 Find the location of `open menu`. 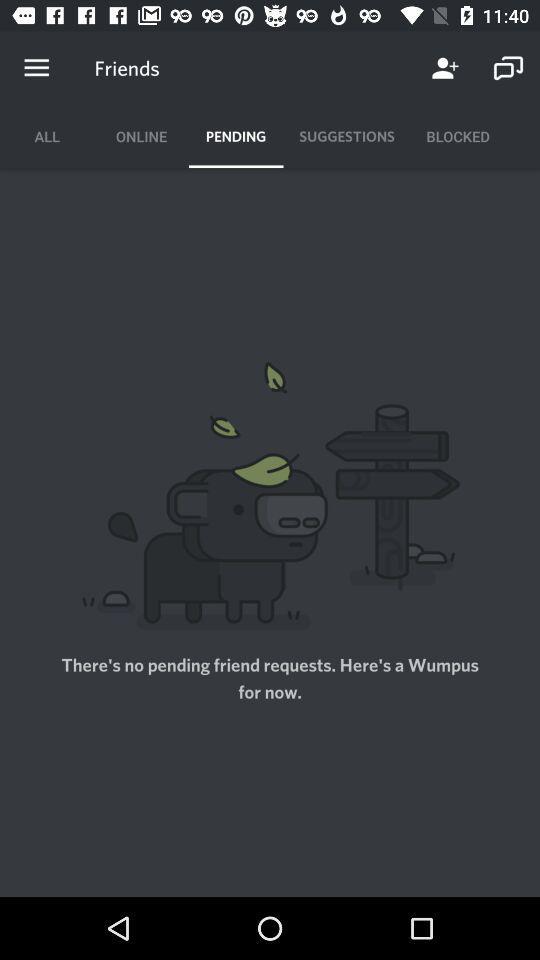

open menu is located at coordinates (36, 68).